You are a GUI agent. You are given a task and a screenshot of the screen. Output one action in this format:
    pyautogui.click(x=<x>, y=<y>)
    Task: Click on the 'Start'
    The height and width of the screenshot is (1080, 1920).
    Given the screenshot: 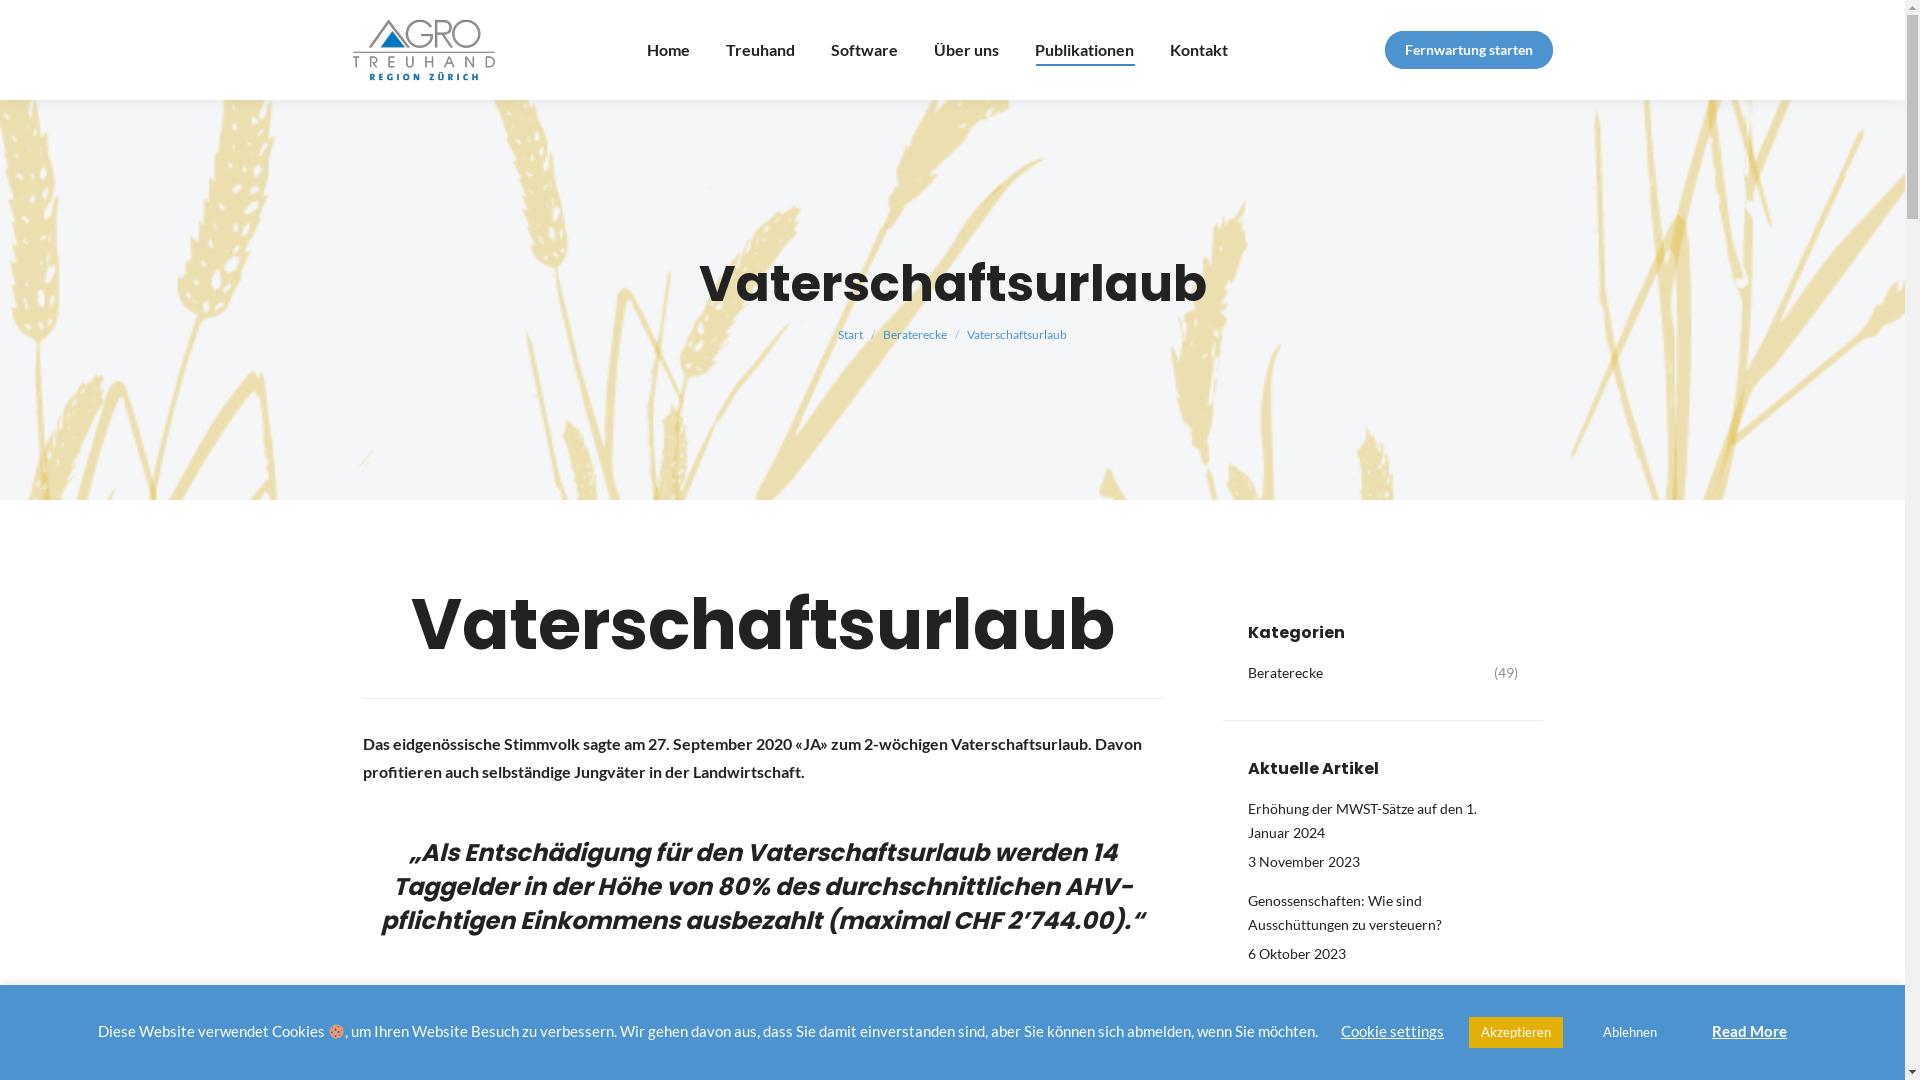 What is the action you would take?
    pyautogui.click(x=850, y=333)
    